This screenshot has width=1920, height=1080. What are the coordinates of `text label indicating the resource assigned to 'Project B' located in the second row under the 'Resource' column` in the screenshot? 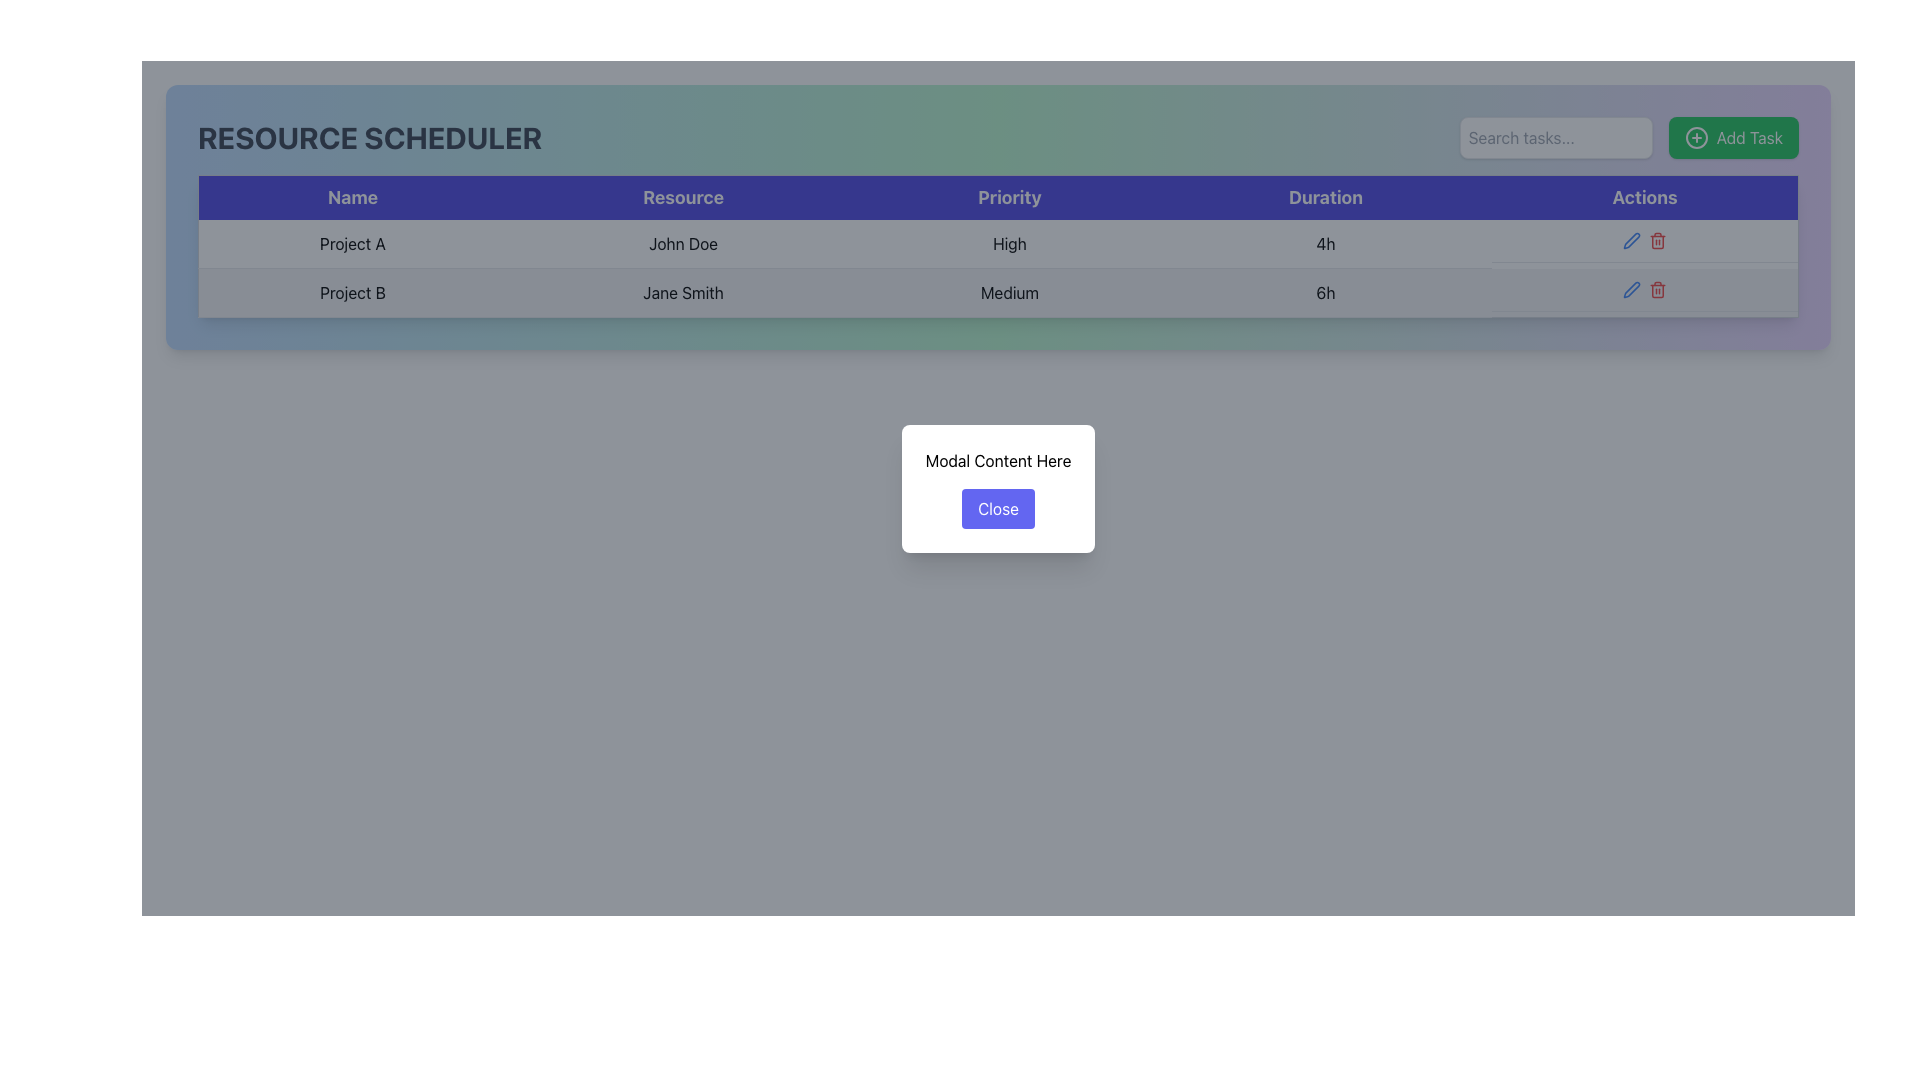 It's located at (683, 293).